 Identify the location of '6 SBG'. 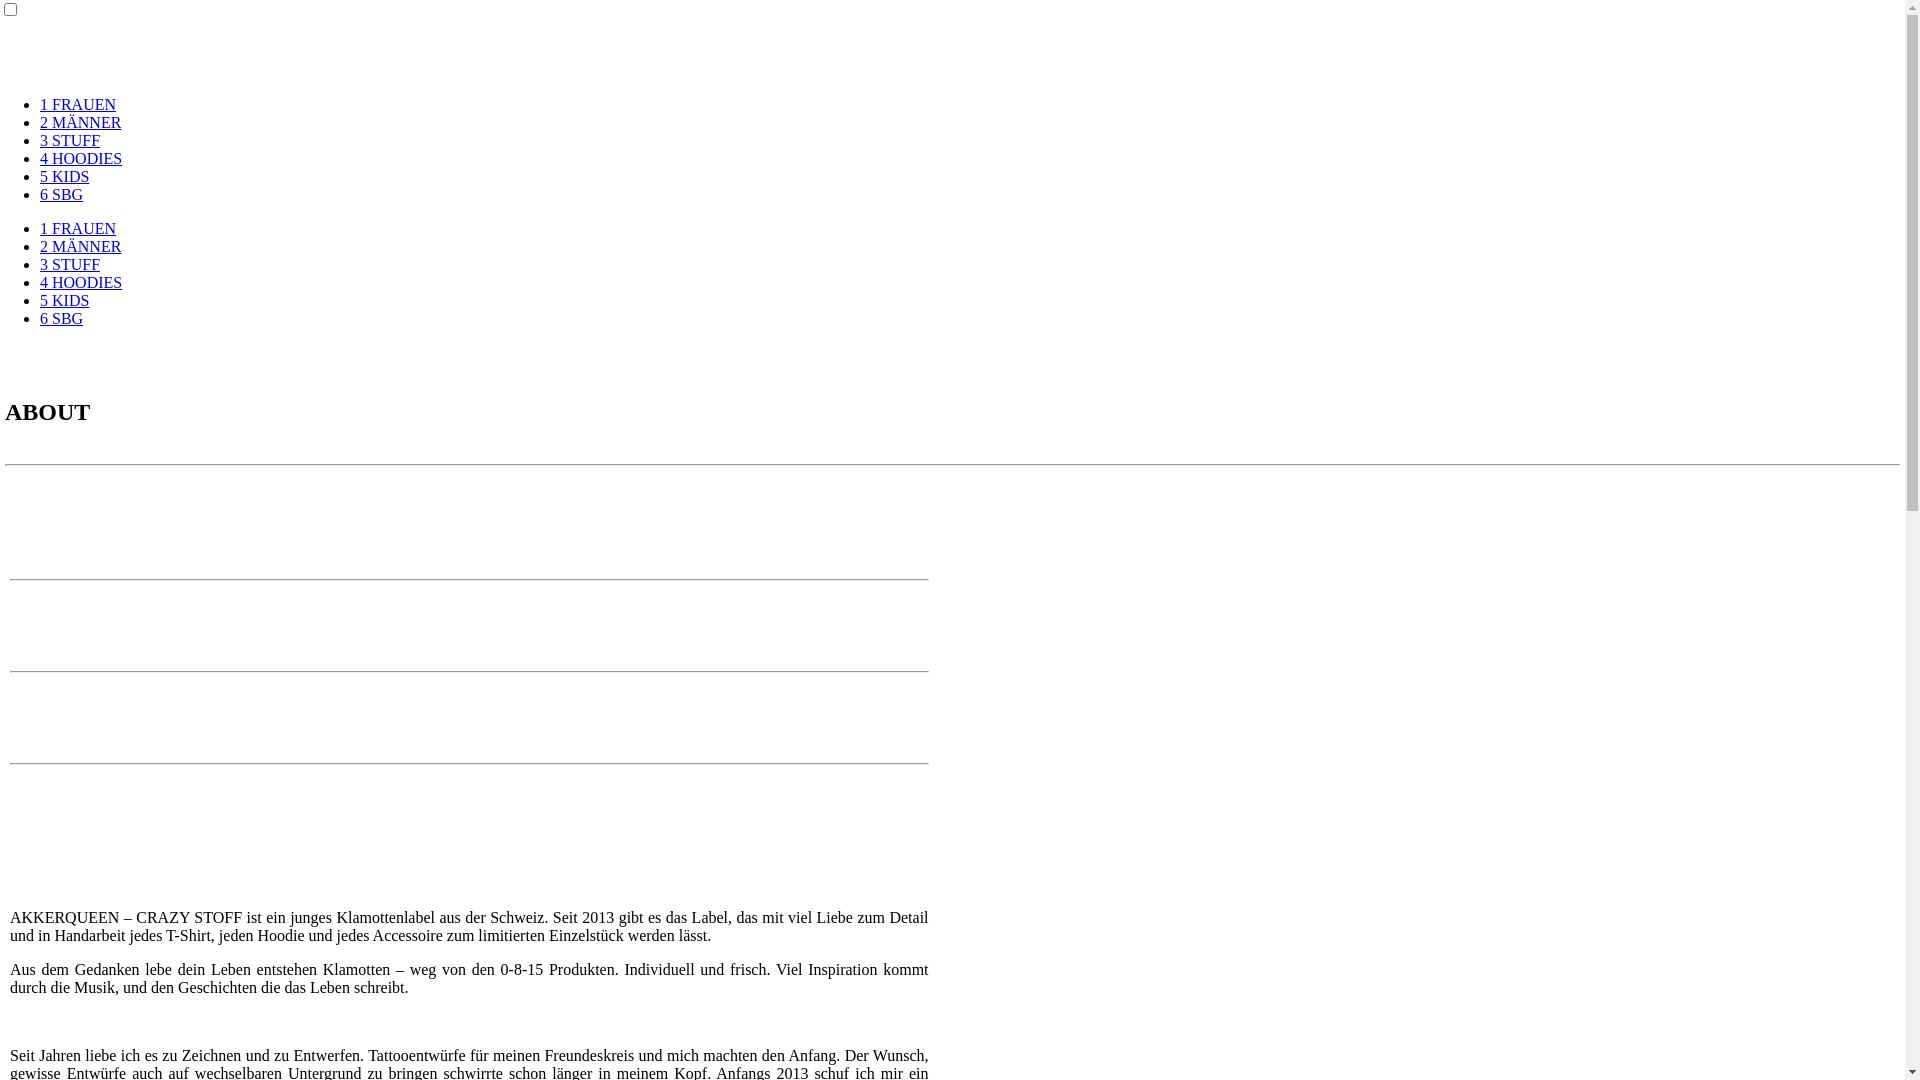
(61, 317).